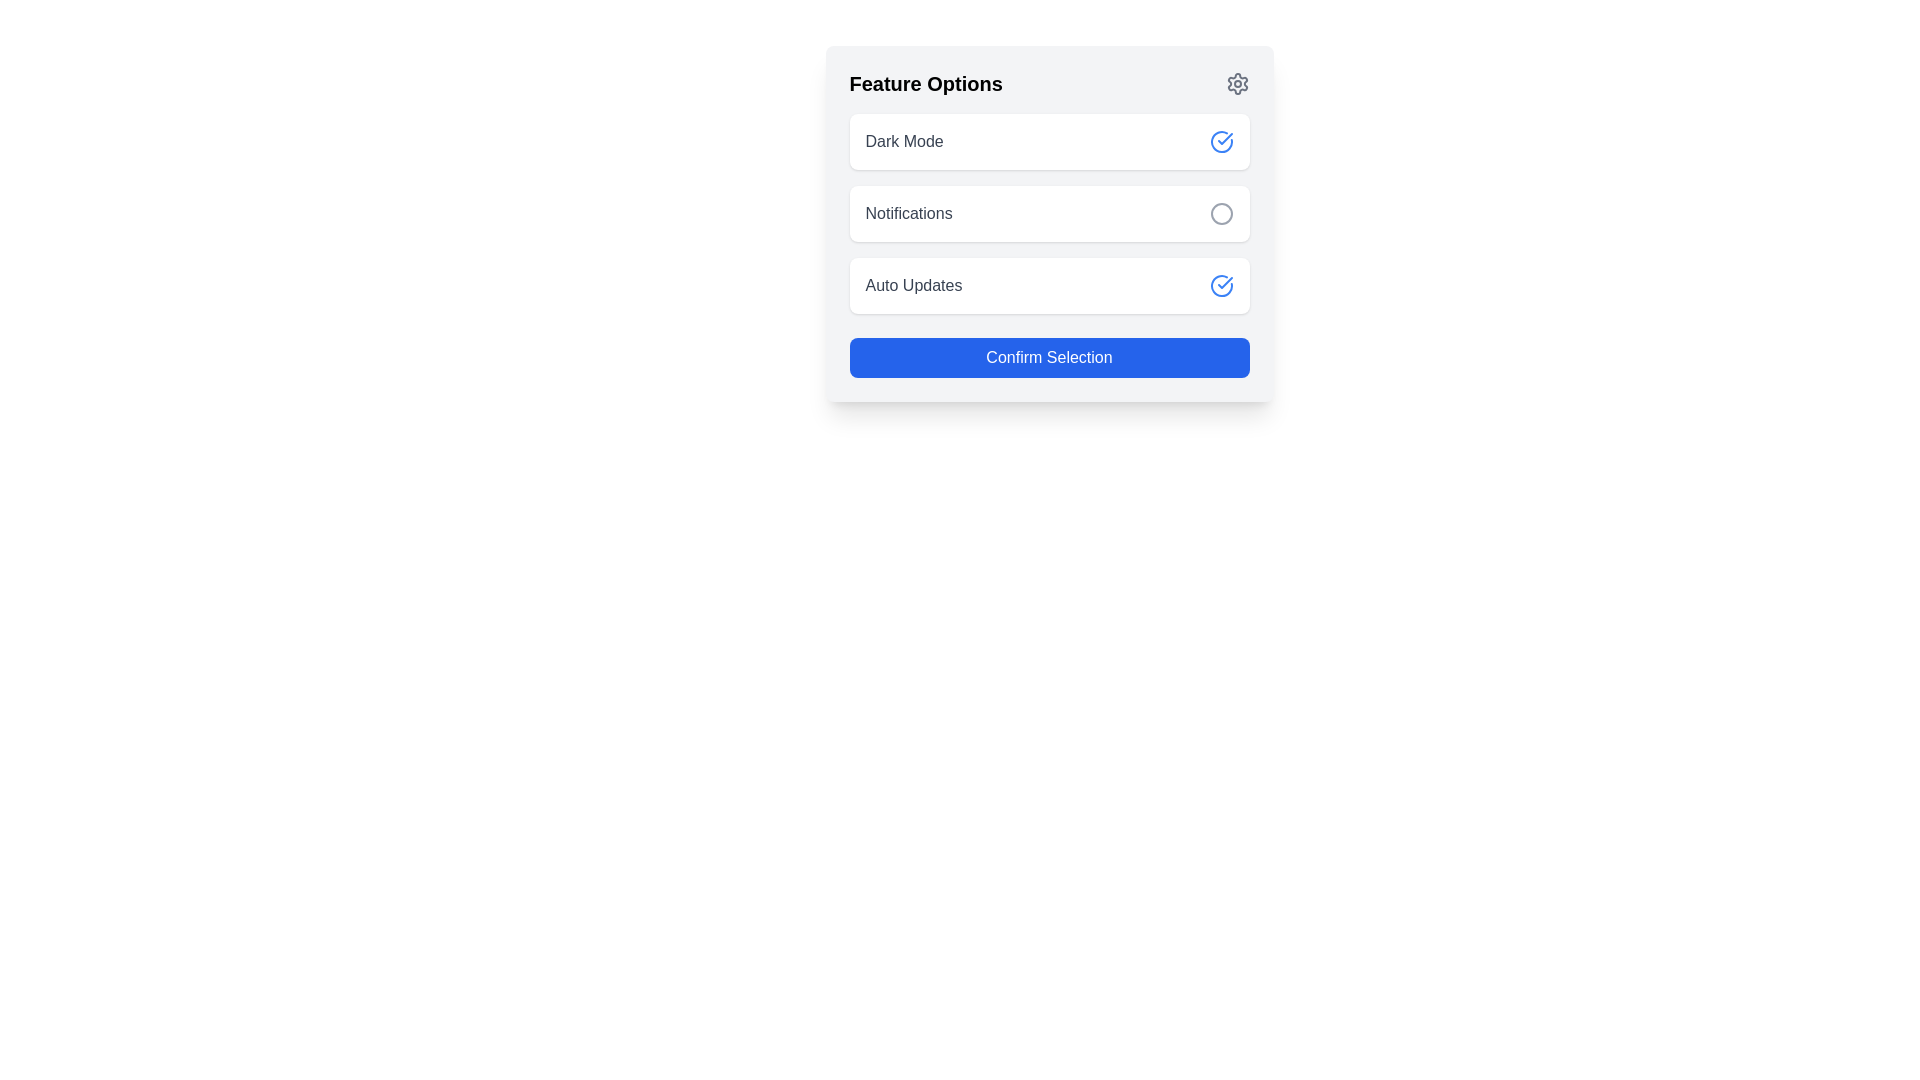  I want to click on the 'Confirm Selection' button, which is a rectangular button with a blue background and rounded corners located below the 'Auto Updates' toggle option, so click(1048, 357).